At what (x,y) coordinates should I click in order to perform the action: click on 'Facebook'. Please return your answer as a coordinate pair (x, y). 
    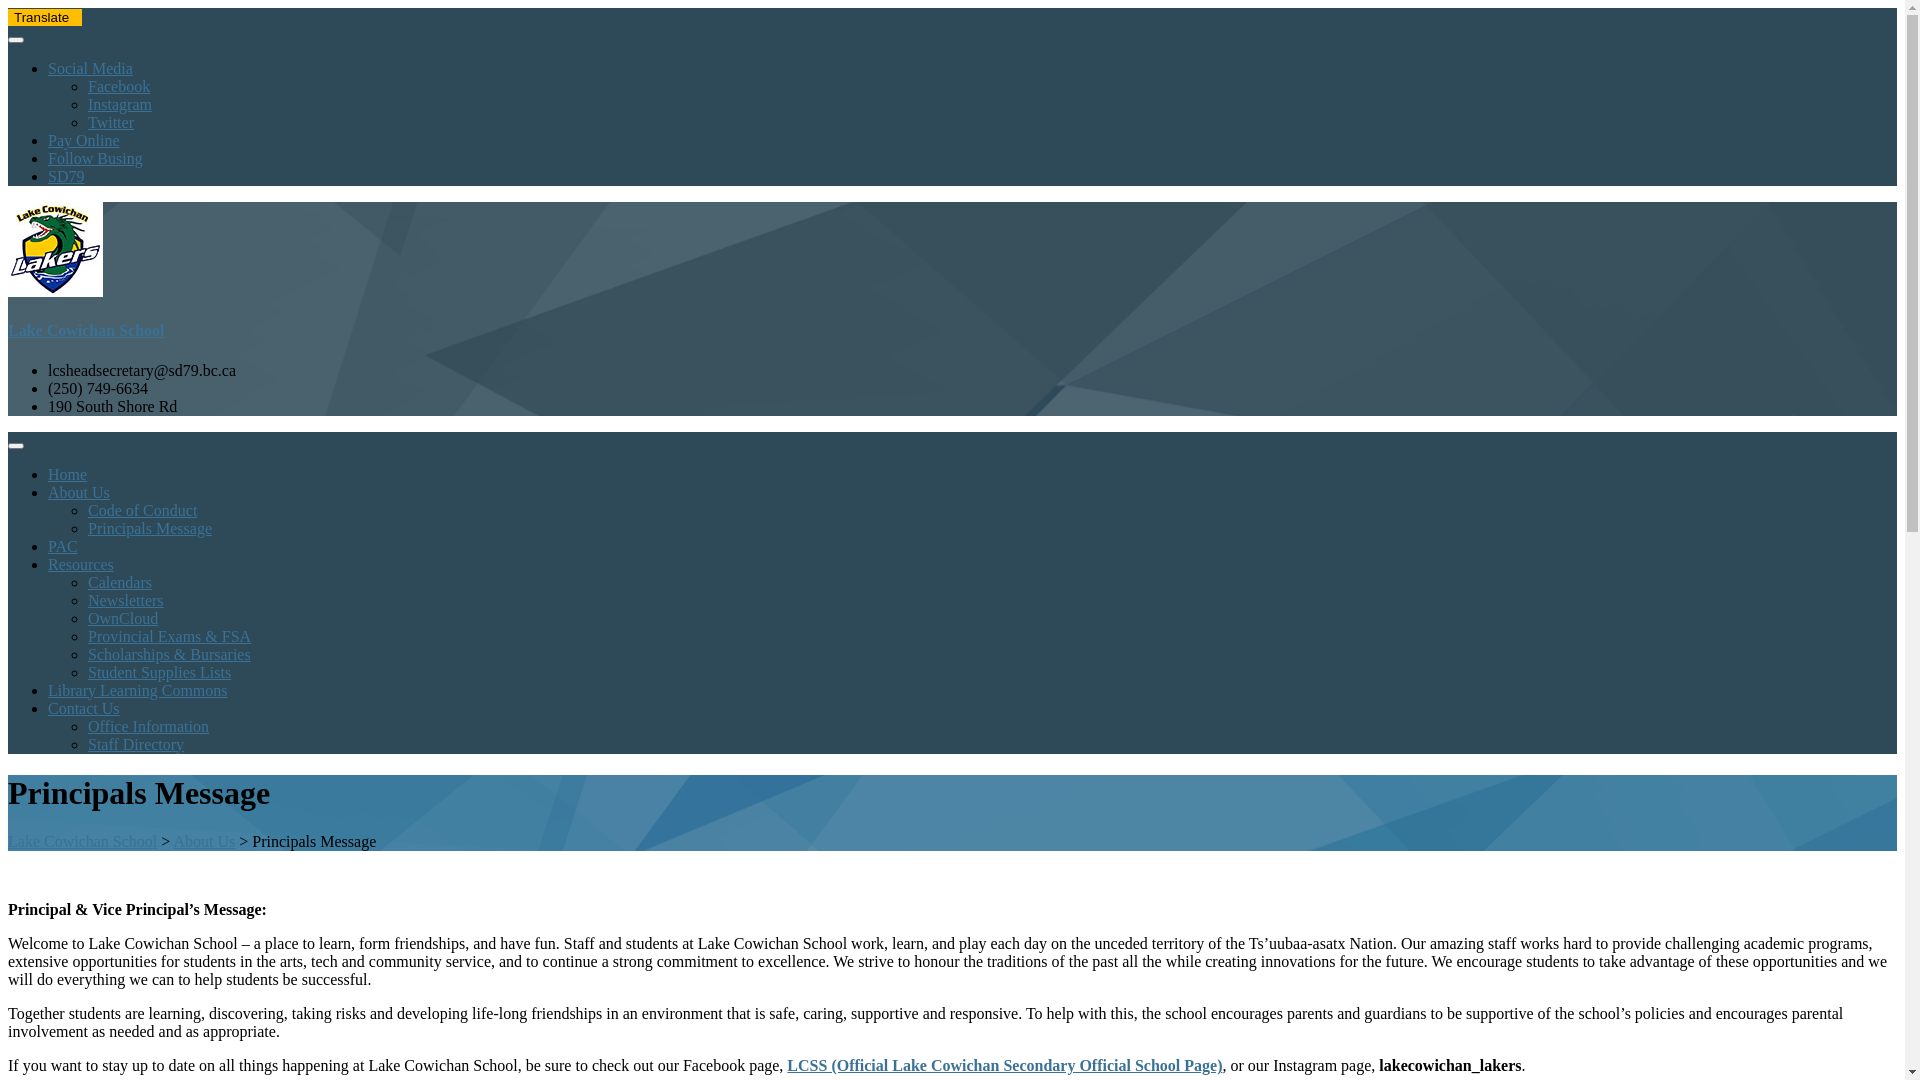
    Looking at the image, I should click on (118, 85).